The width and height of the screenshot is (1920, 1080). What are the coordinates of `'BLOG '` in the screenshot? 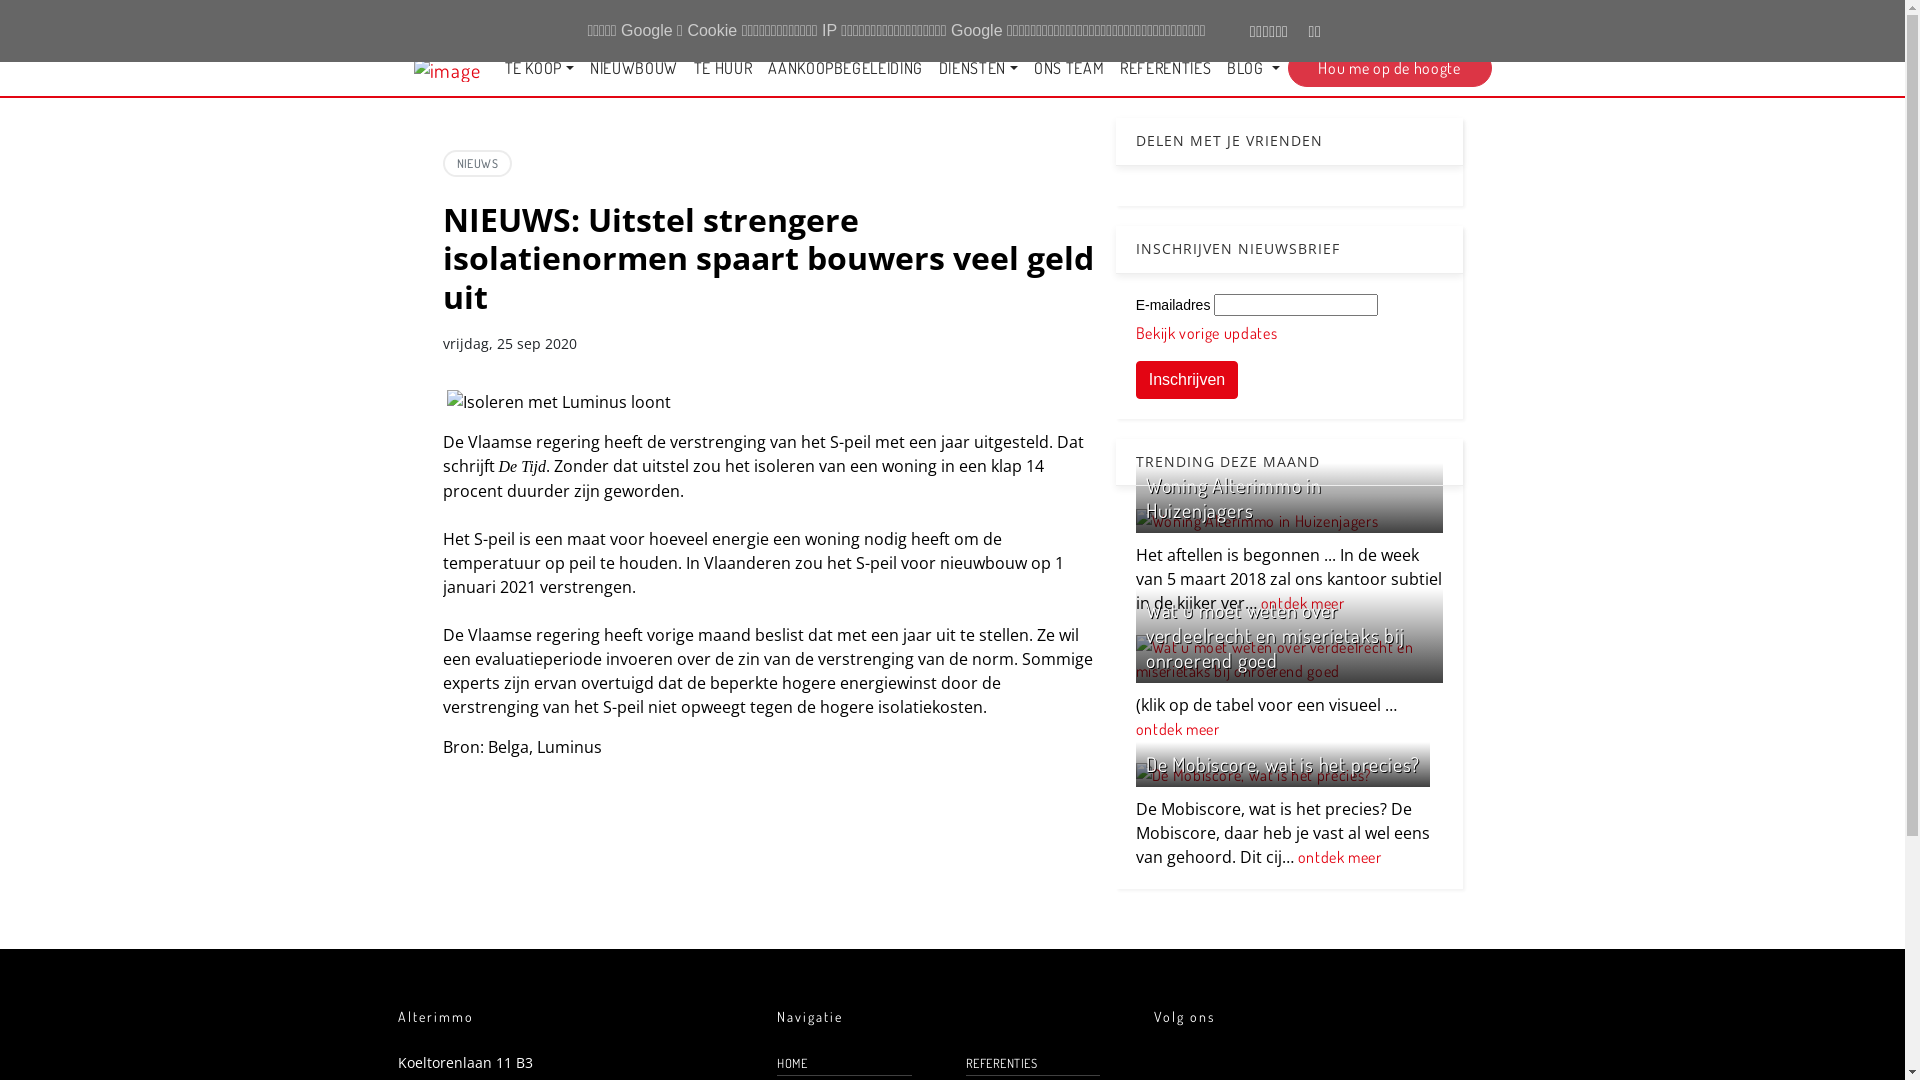 It's located at (1251, 67).